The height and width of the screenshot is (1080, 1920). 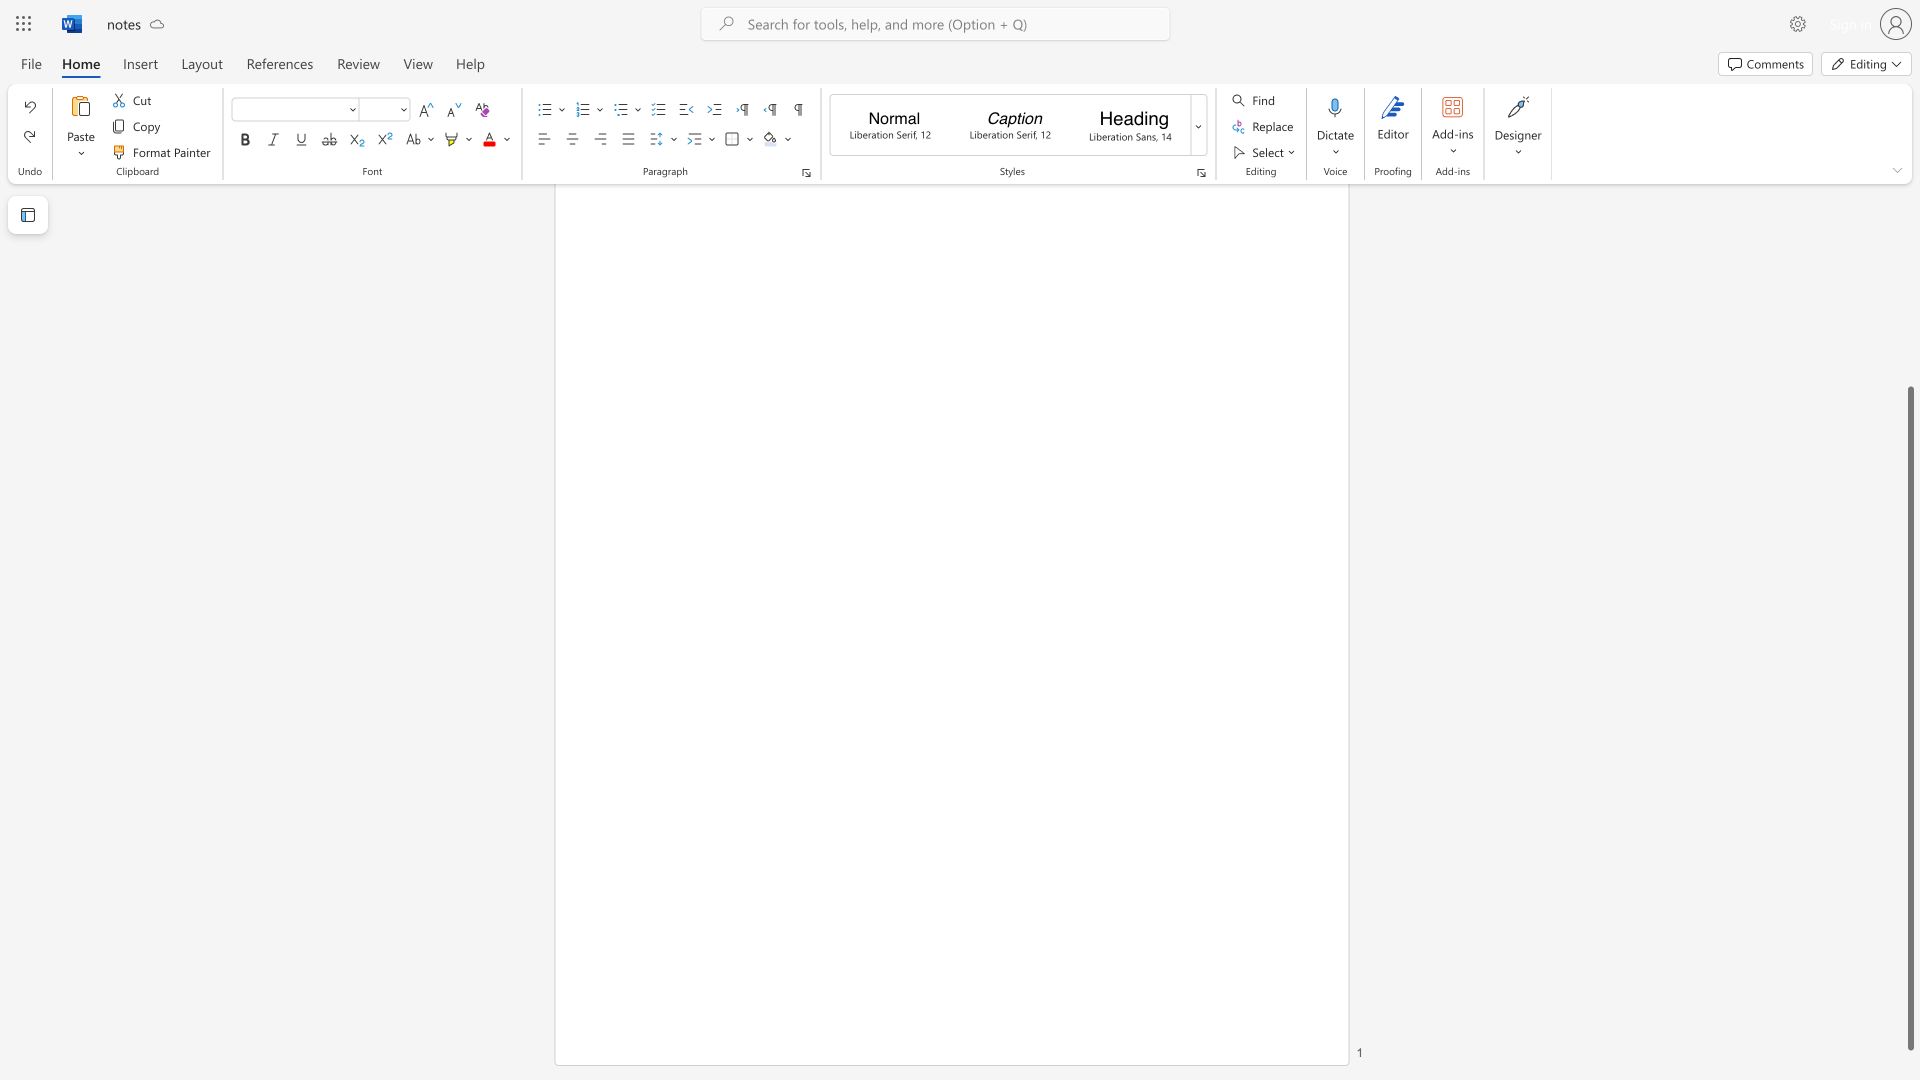 I want to click on the scrollbar, so click(x=1909, y=338).